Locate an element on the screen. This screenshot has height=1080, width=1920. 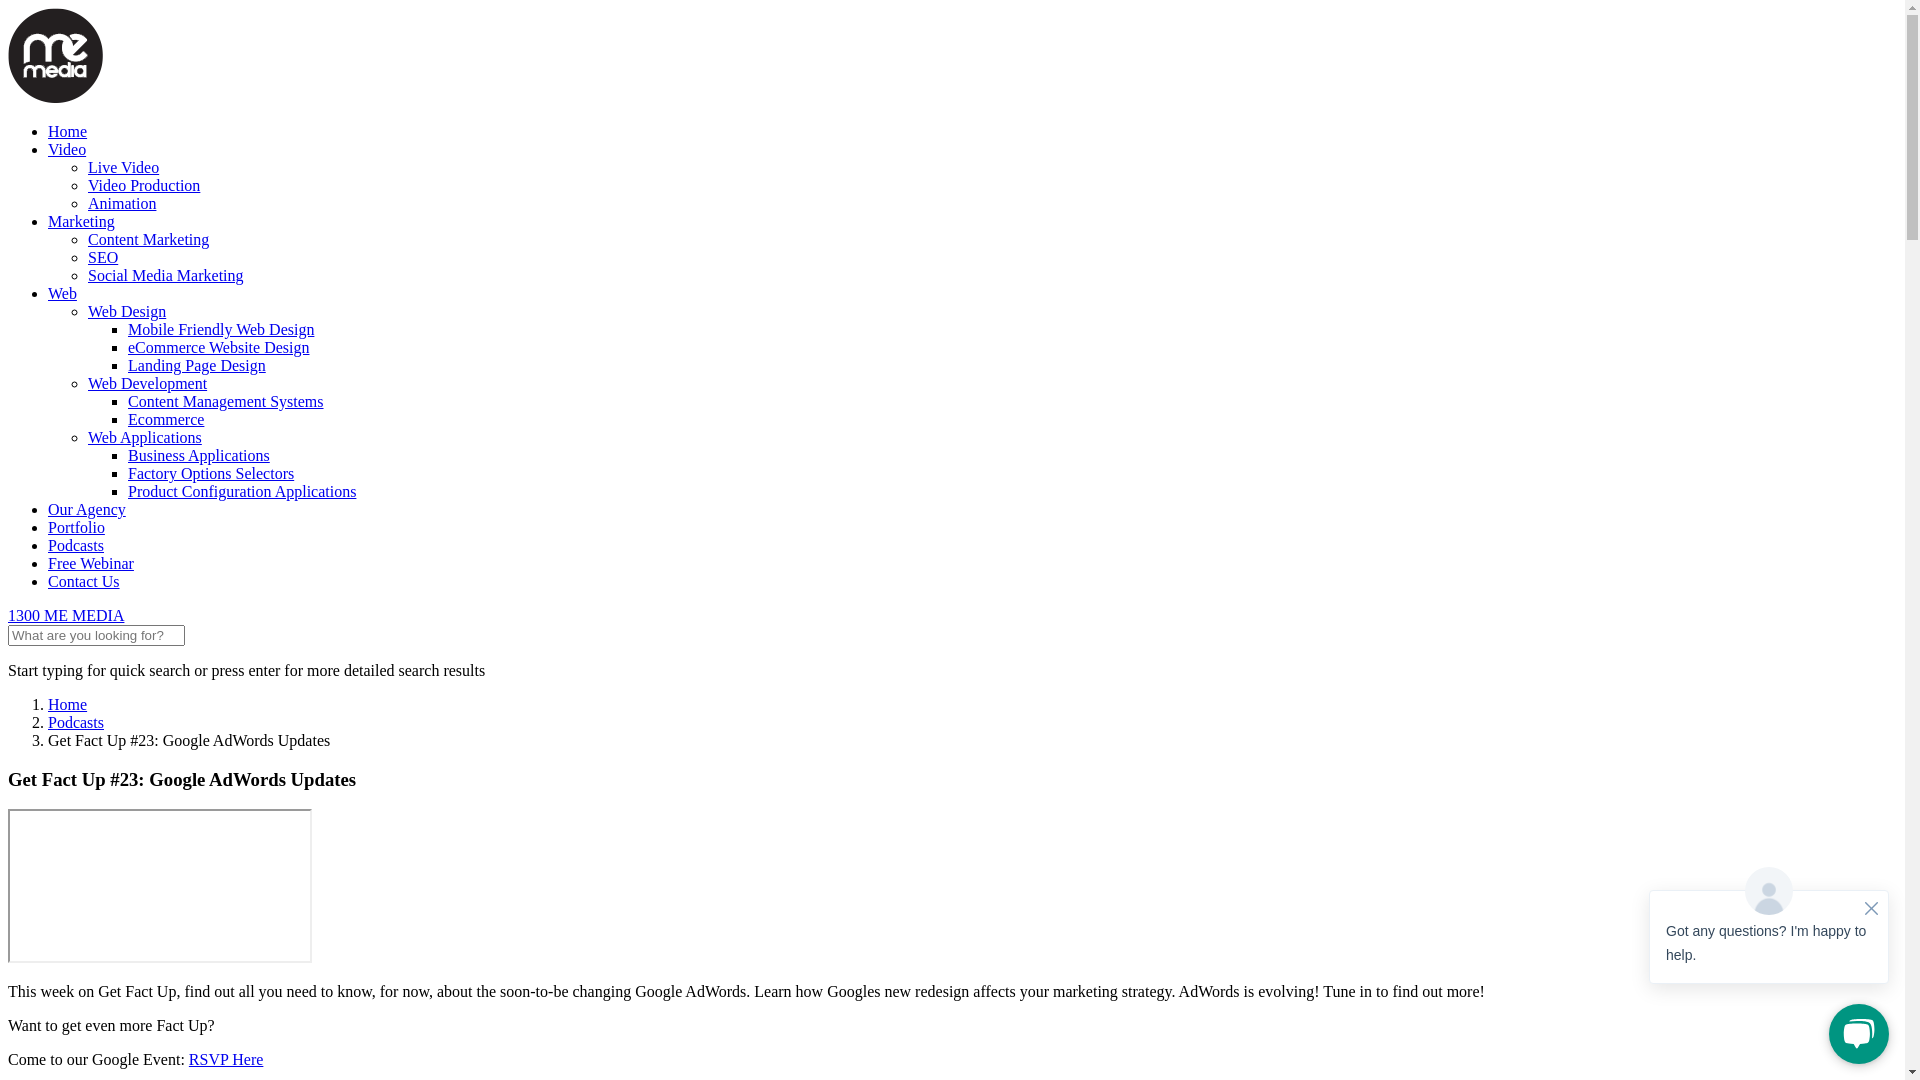
'Portfolio' is located at coordinates (48, 526).